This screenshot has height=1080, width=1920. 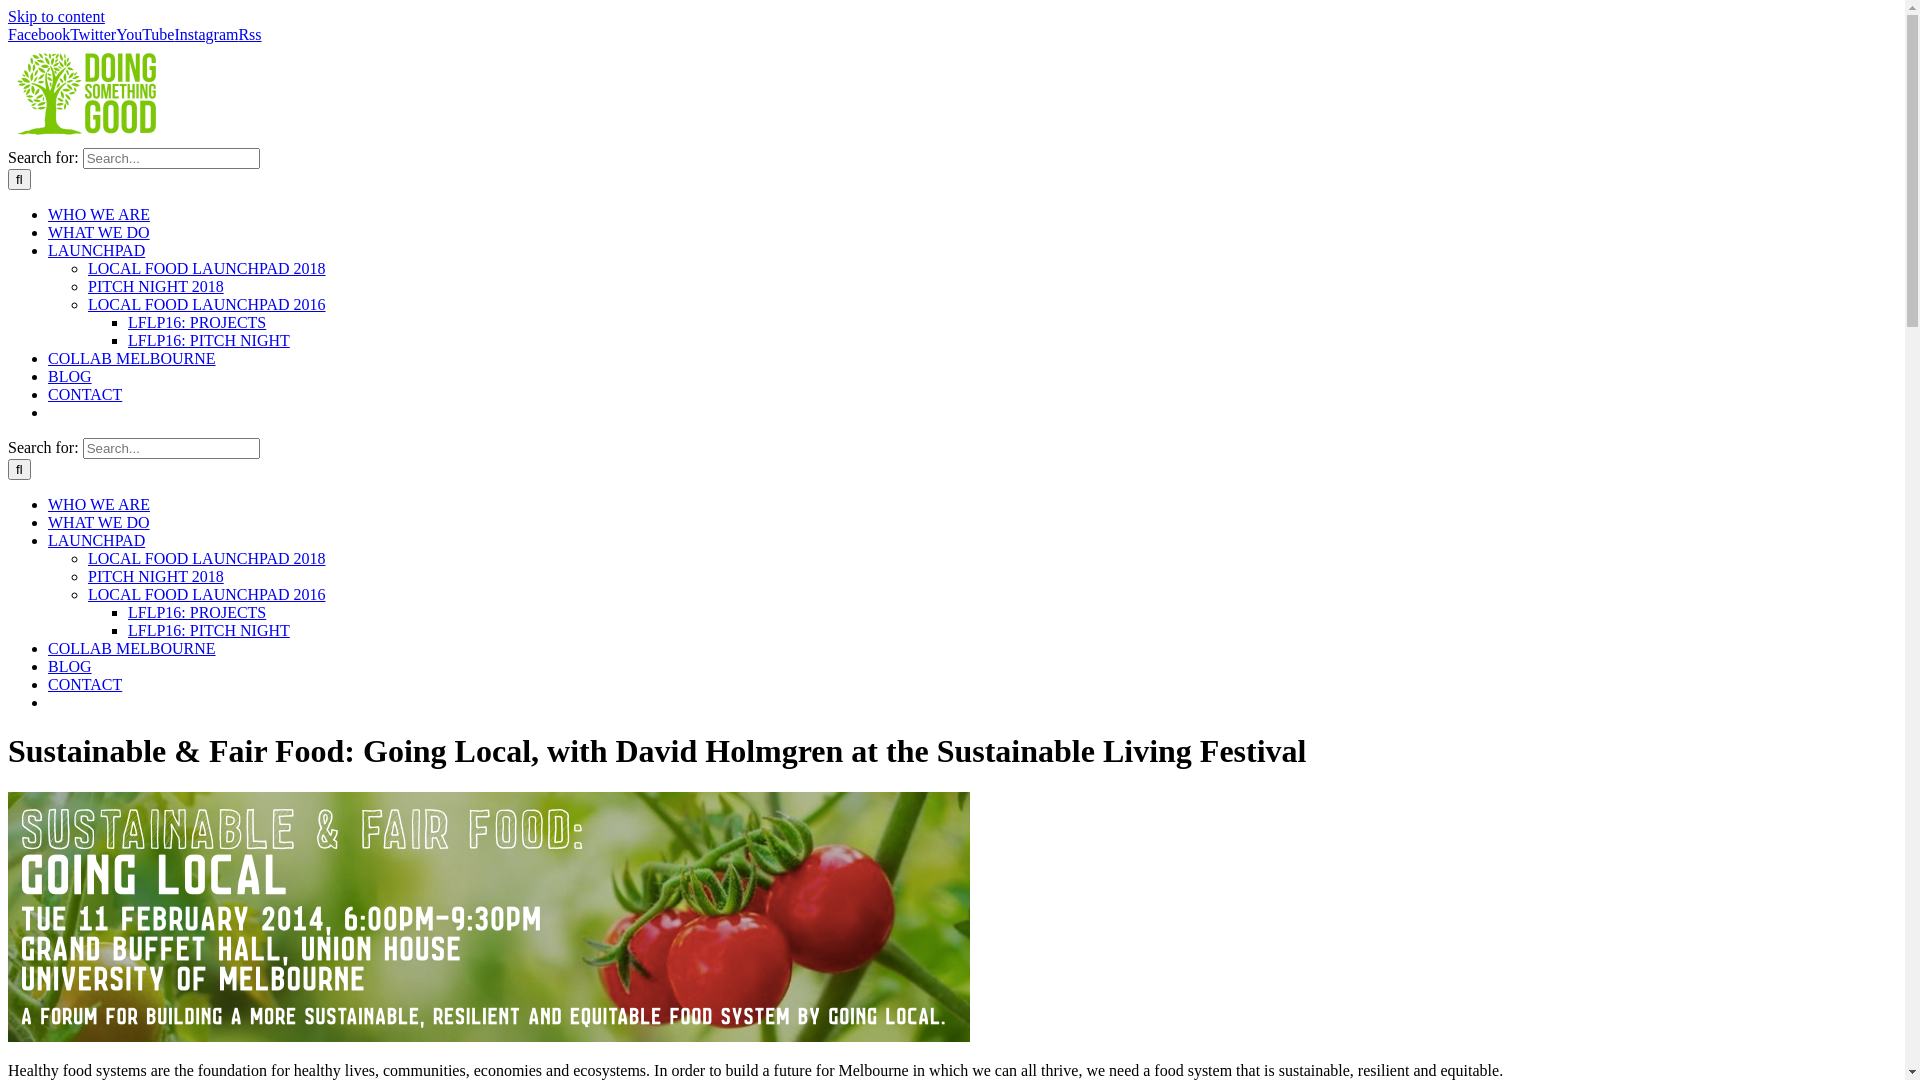 I want to click on 'LFLP16: PITCH NIGHT', so click(x=209, y=630).